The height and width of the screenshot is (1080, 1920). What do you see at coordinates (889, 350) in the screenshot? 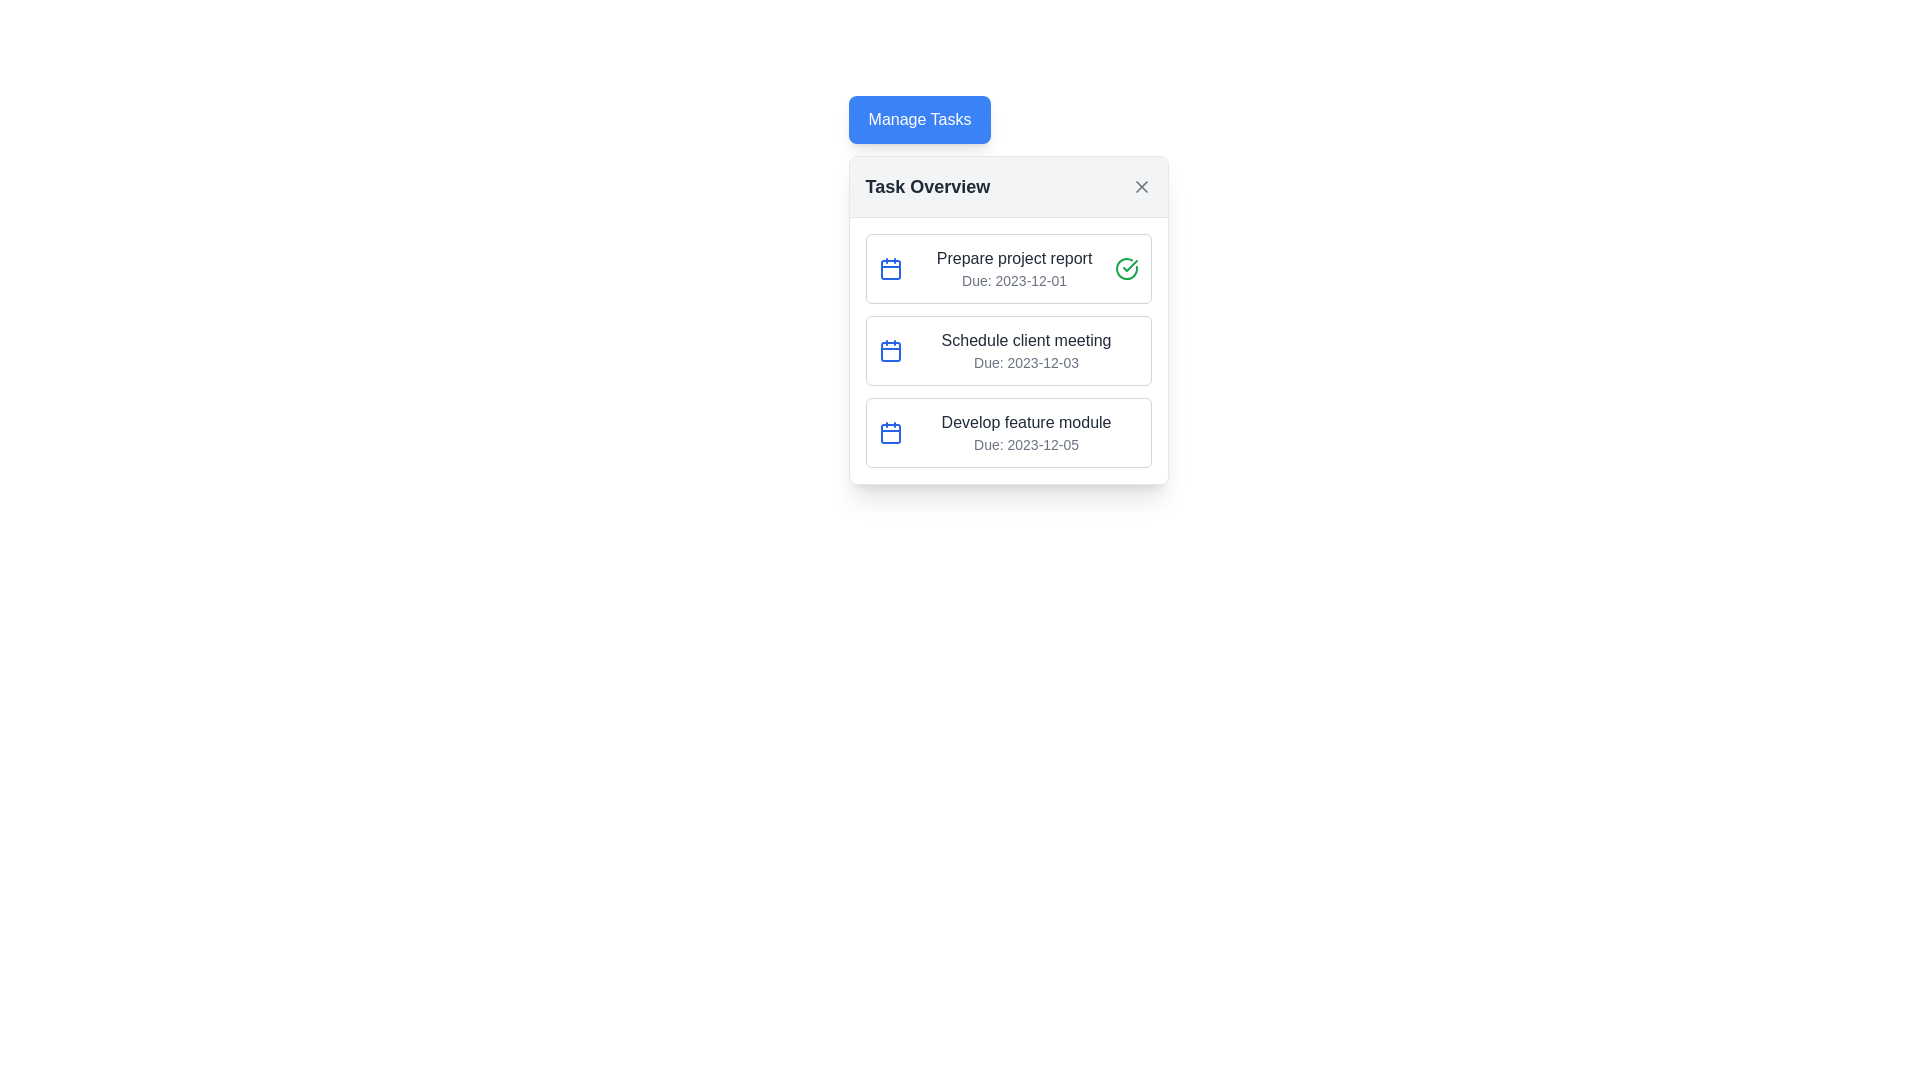
I see `the decorative component representing the internal part of the calendar icon in the 'Schedule client meeting' task list entry` at bounding box center [889, 350].